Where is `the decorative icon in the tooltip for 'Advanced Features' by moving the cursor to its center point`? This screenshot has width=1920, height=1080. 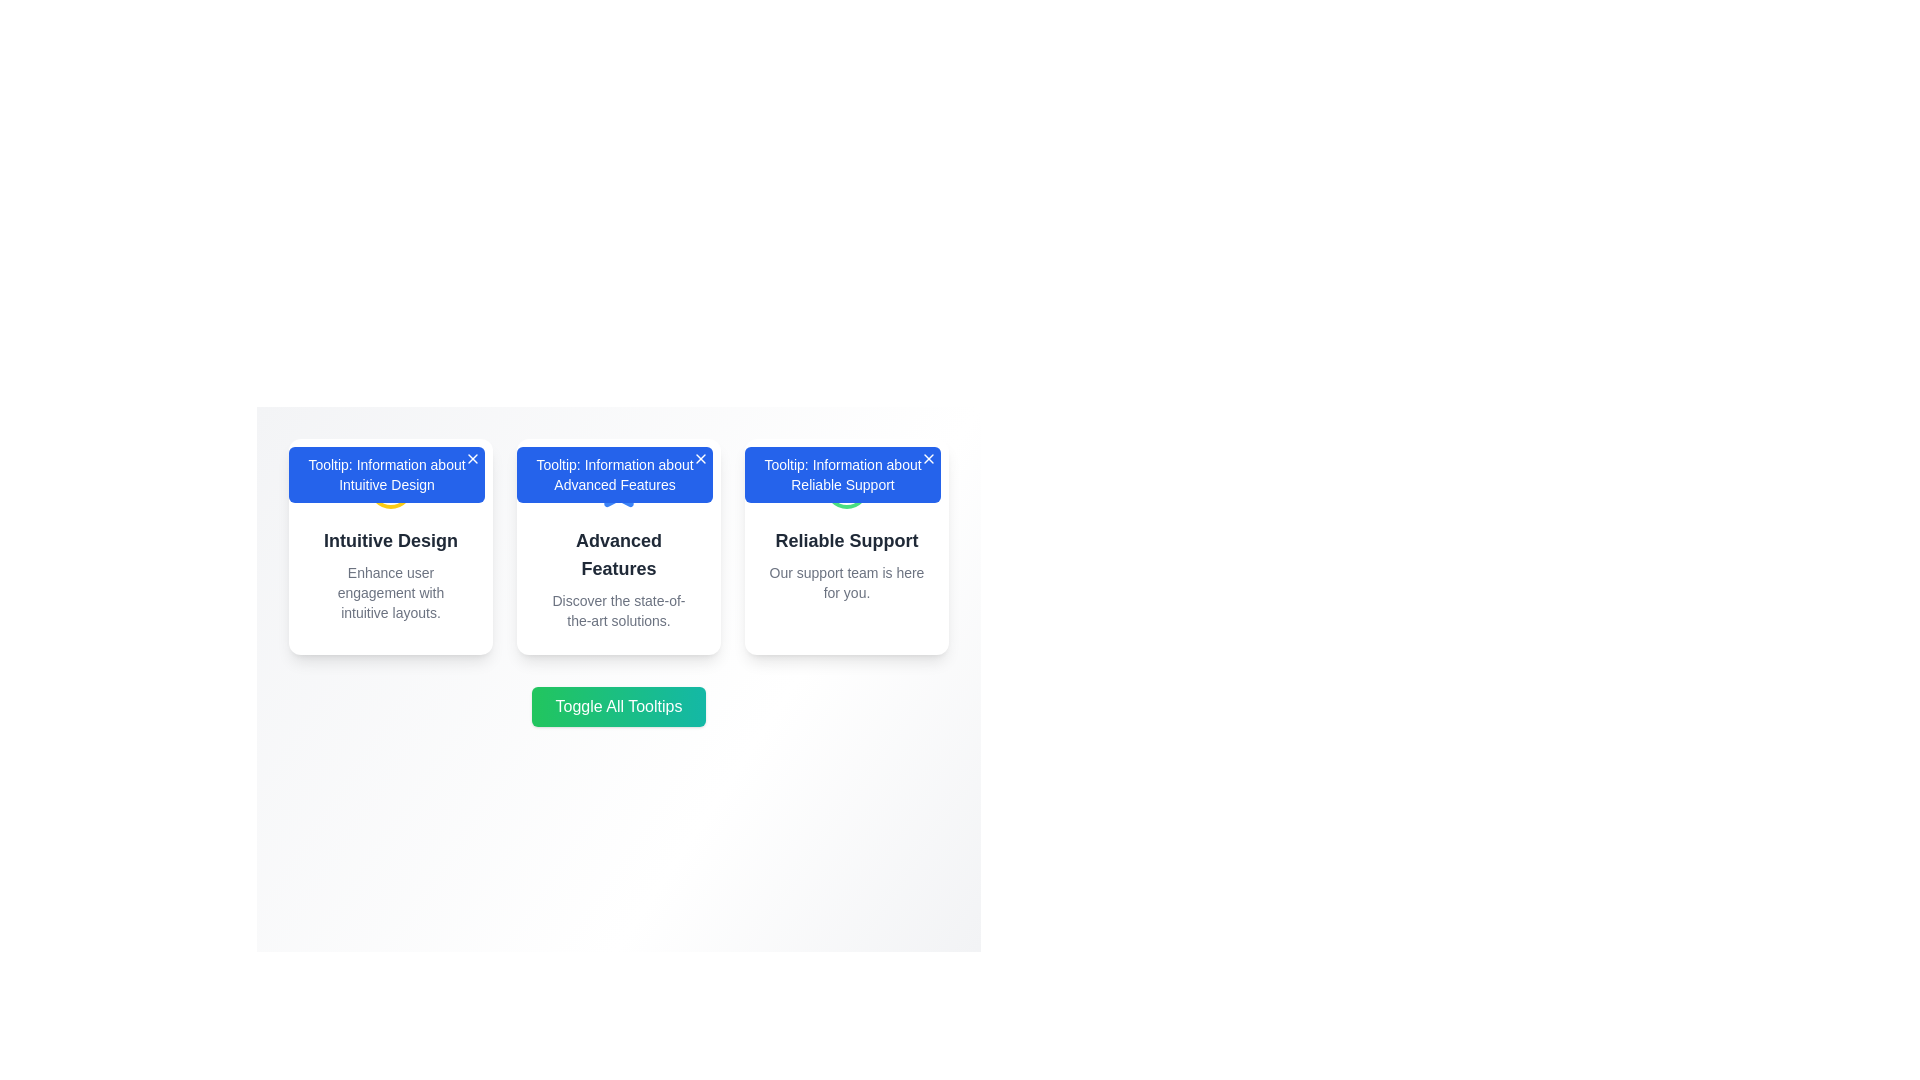 the decorative icon in the tooltip for 'Advanced Features' by moving the cursor to its center point is located at coordinates (618, 486).